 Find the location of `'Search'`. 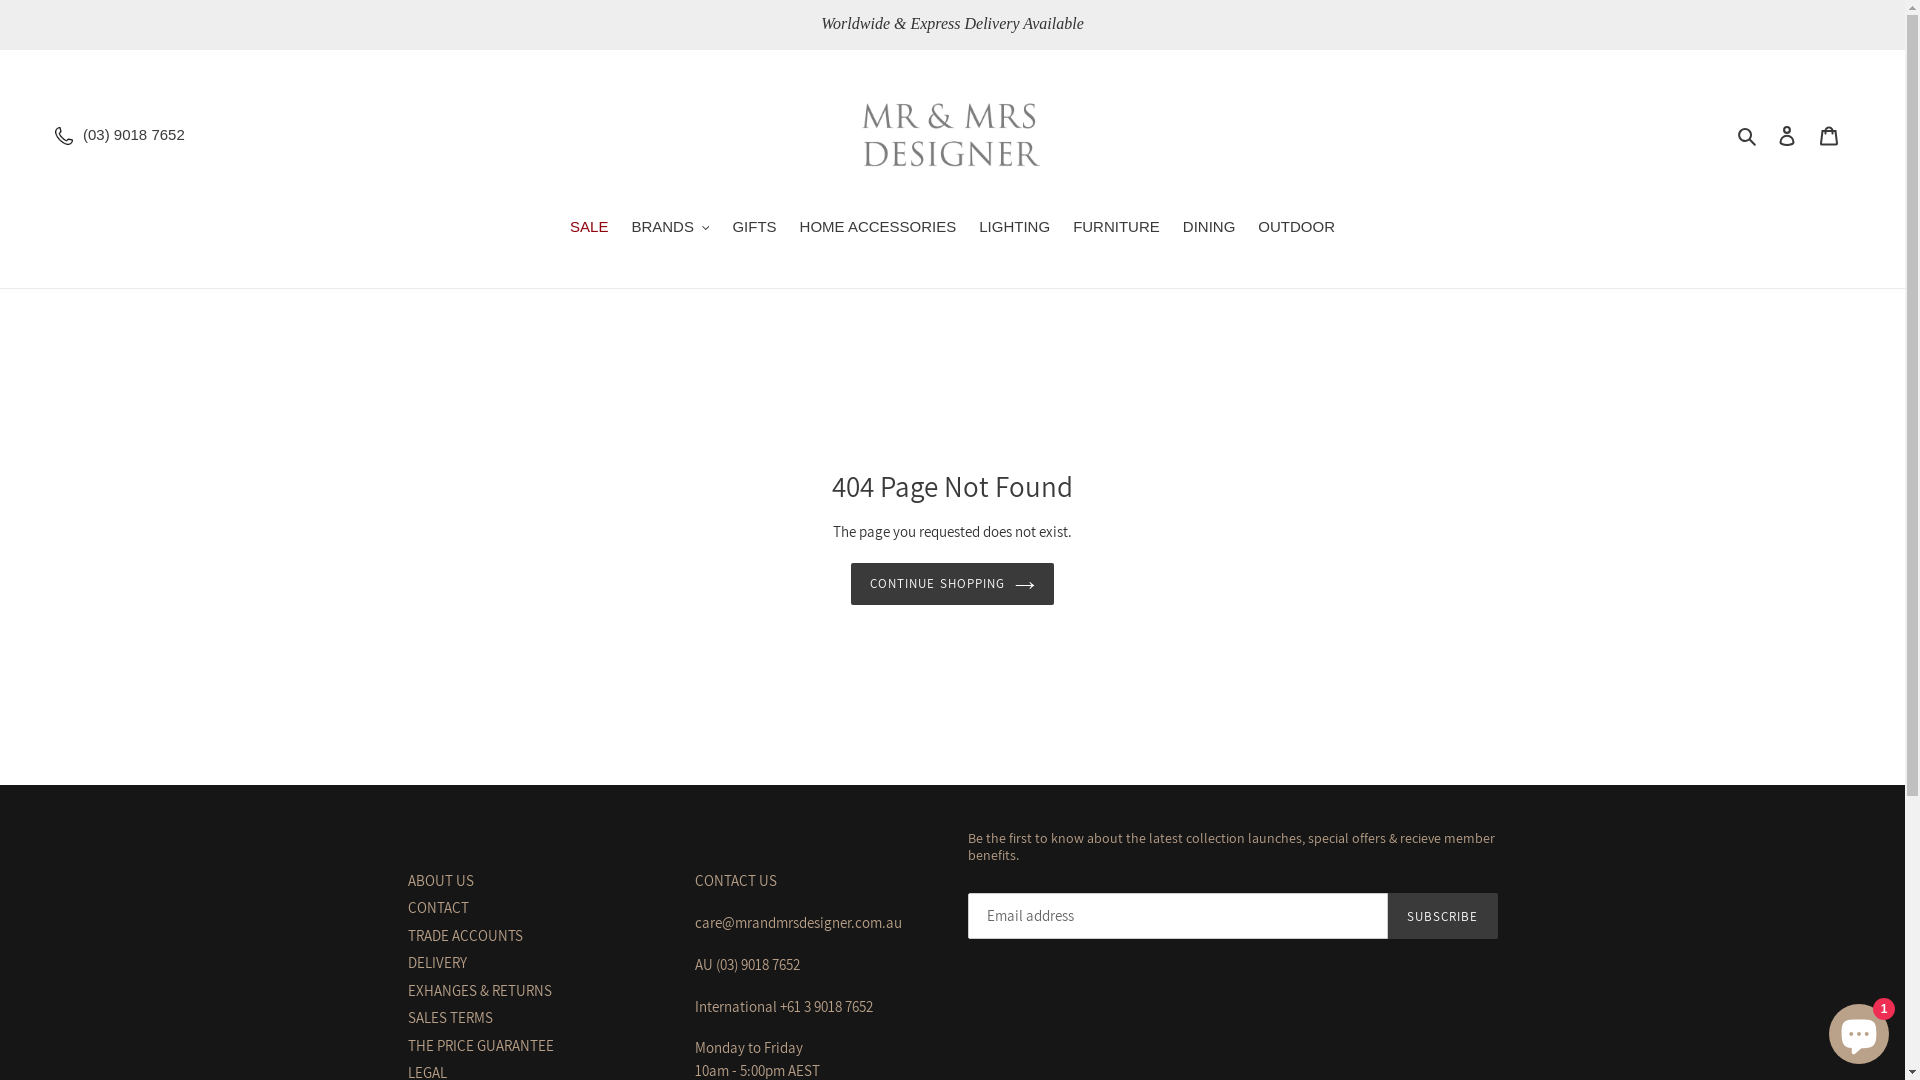

'Search' is located at coordinates (1747, 135).